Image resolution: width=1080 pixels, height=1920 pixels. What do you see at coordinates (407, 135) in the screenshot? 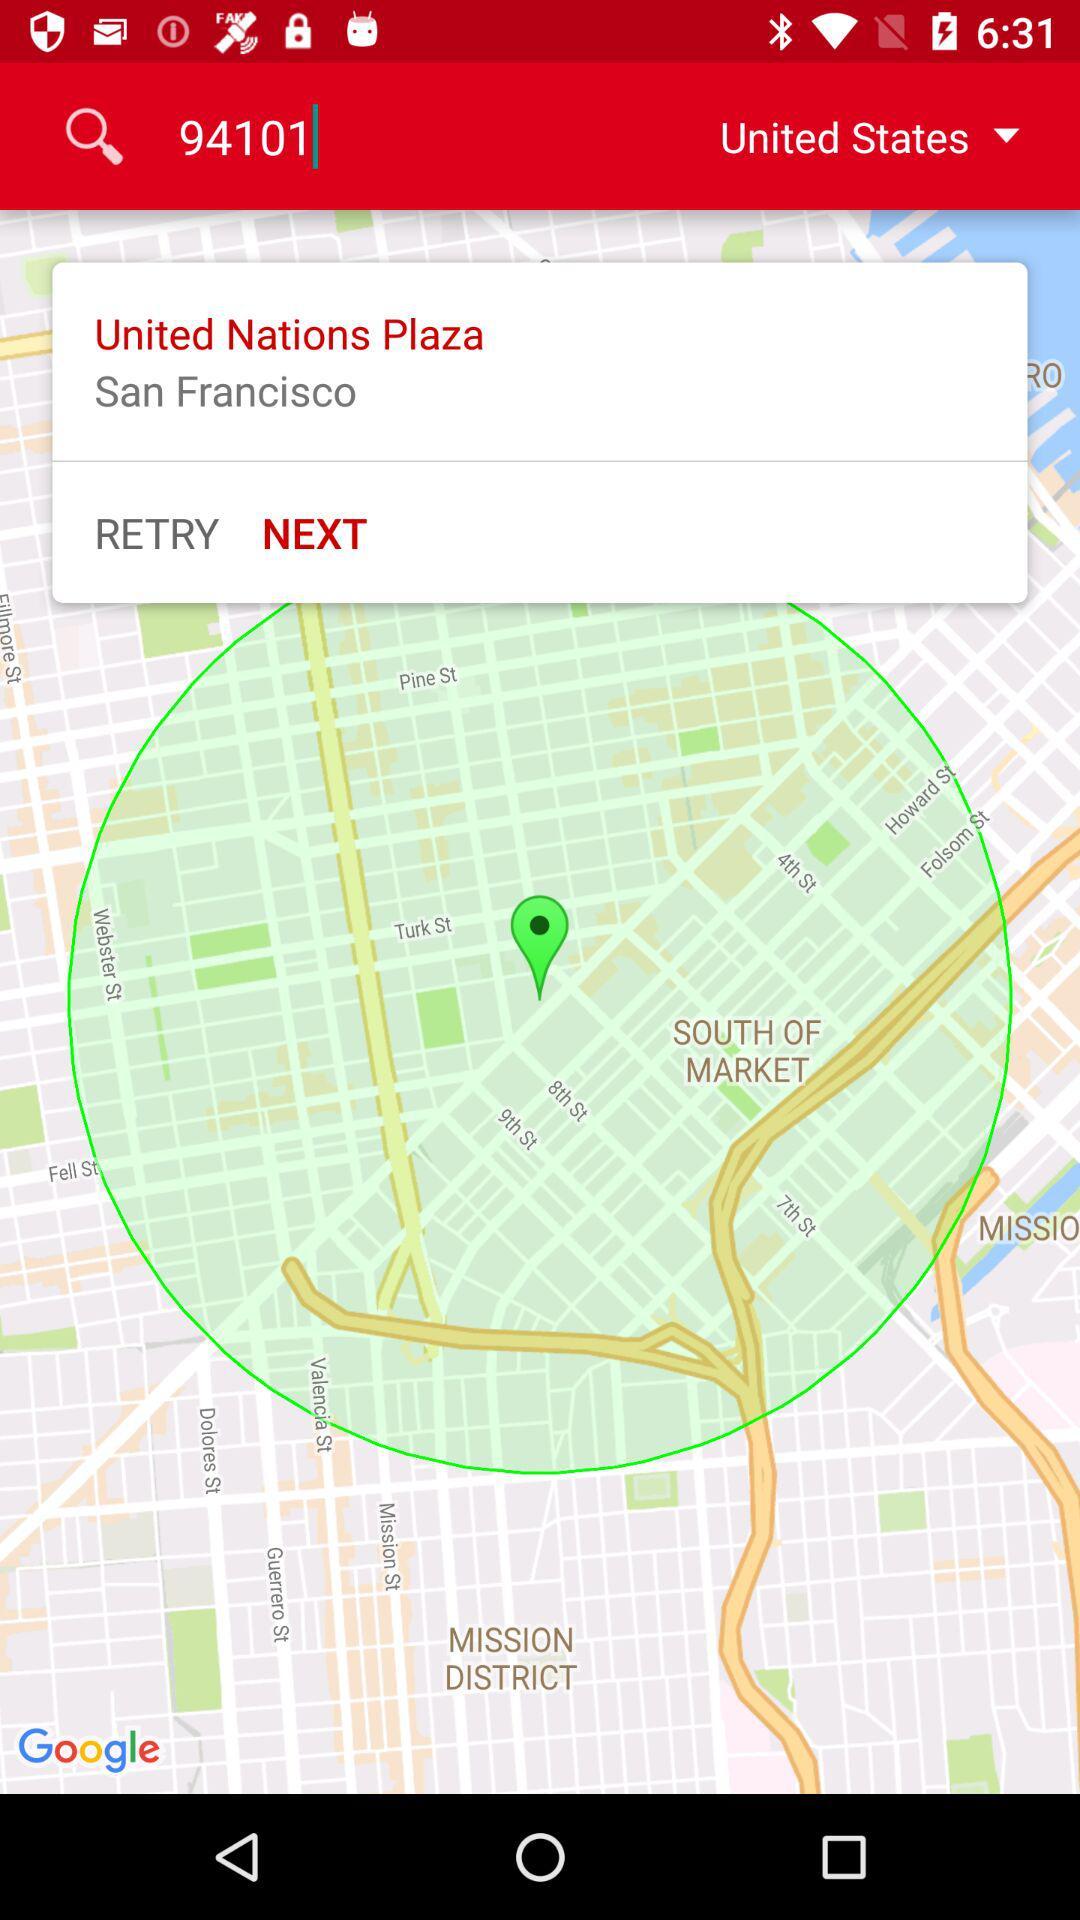
I see `the icon to the left of the united states icon` at bounding box center [407, 135].